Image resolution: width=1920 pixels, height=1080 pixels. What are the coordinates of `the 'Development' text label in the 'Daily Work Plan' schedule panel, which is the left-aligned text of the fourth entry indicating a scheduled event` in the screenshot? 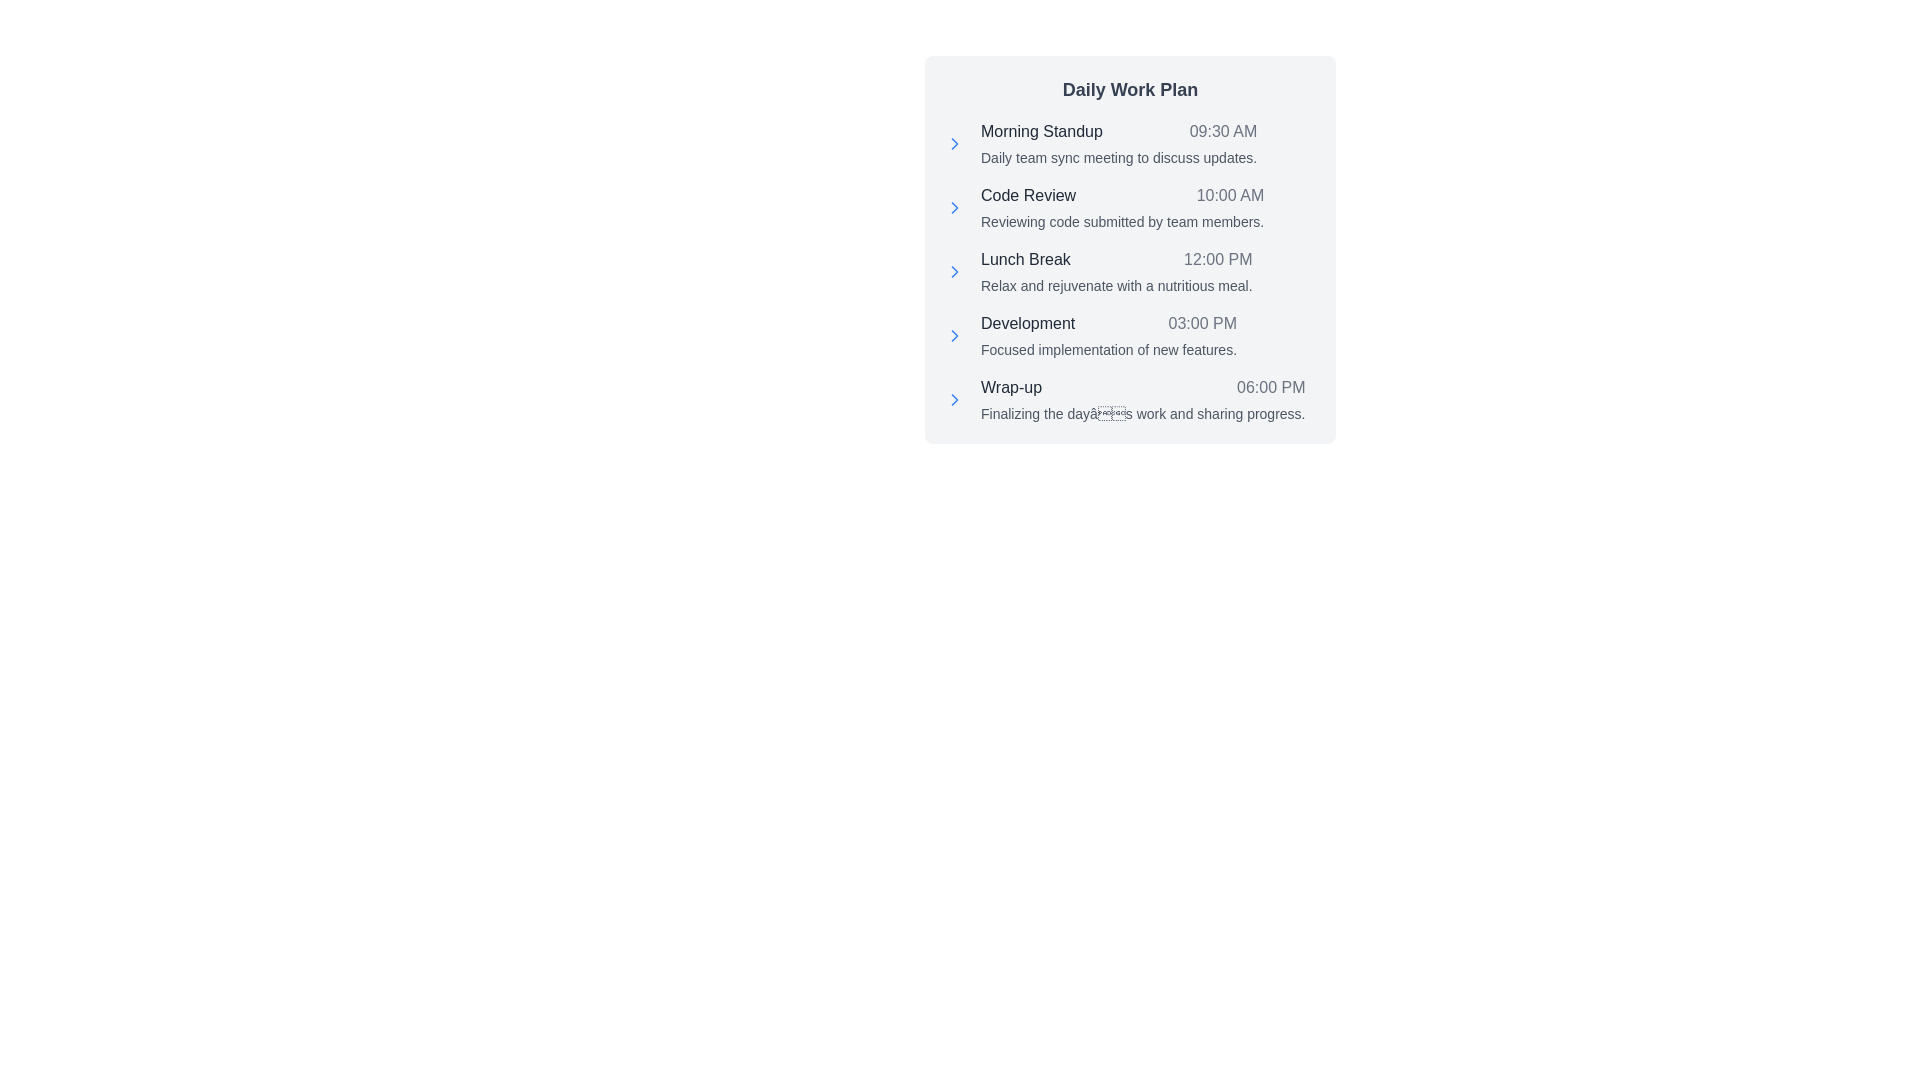 It's located at (1028, 323).